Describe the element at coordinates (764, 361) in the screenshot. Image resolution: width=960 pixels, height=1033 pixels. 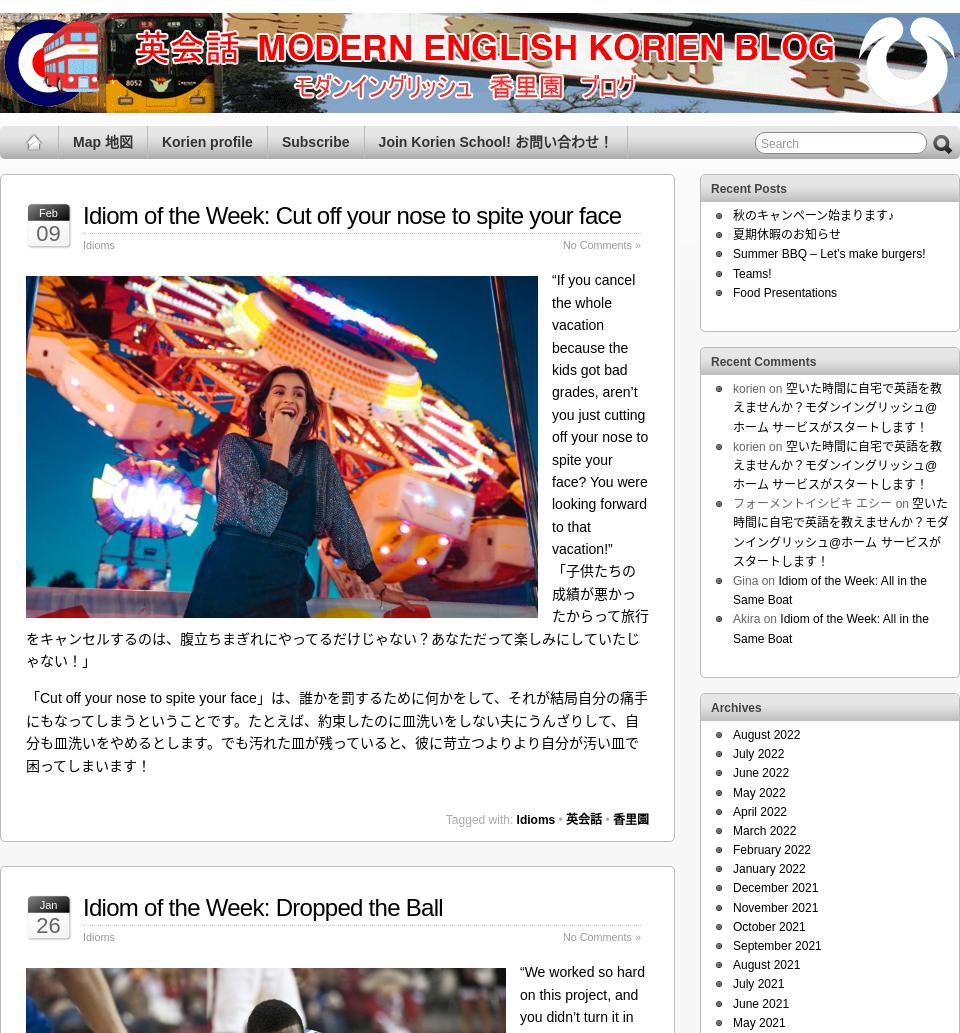
I see `'Recent Comments'` at that location.